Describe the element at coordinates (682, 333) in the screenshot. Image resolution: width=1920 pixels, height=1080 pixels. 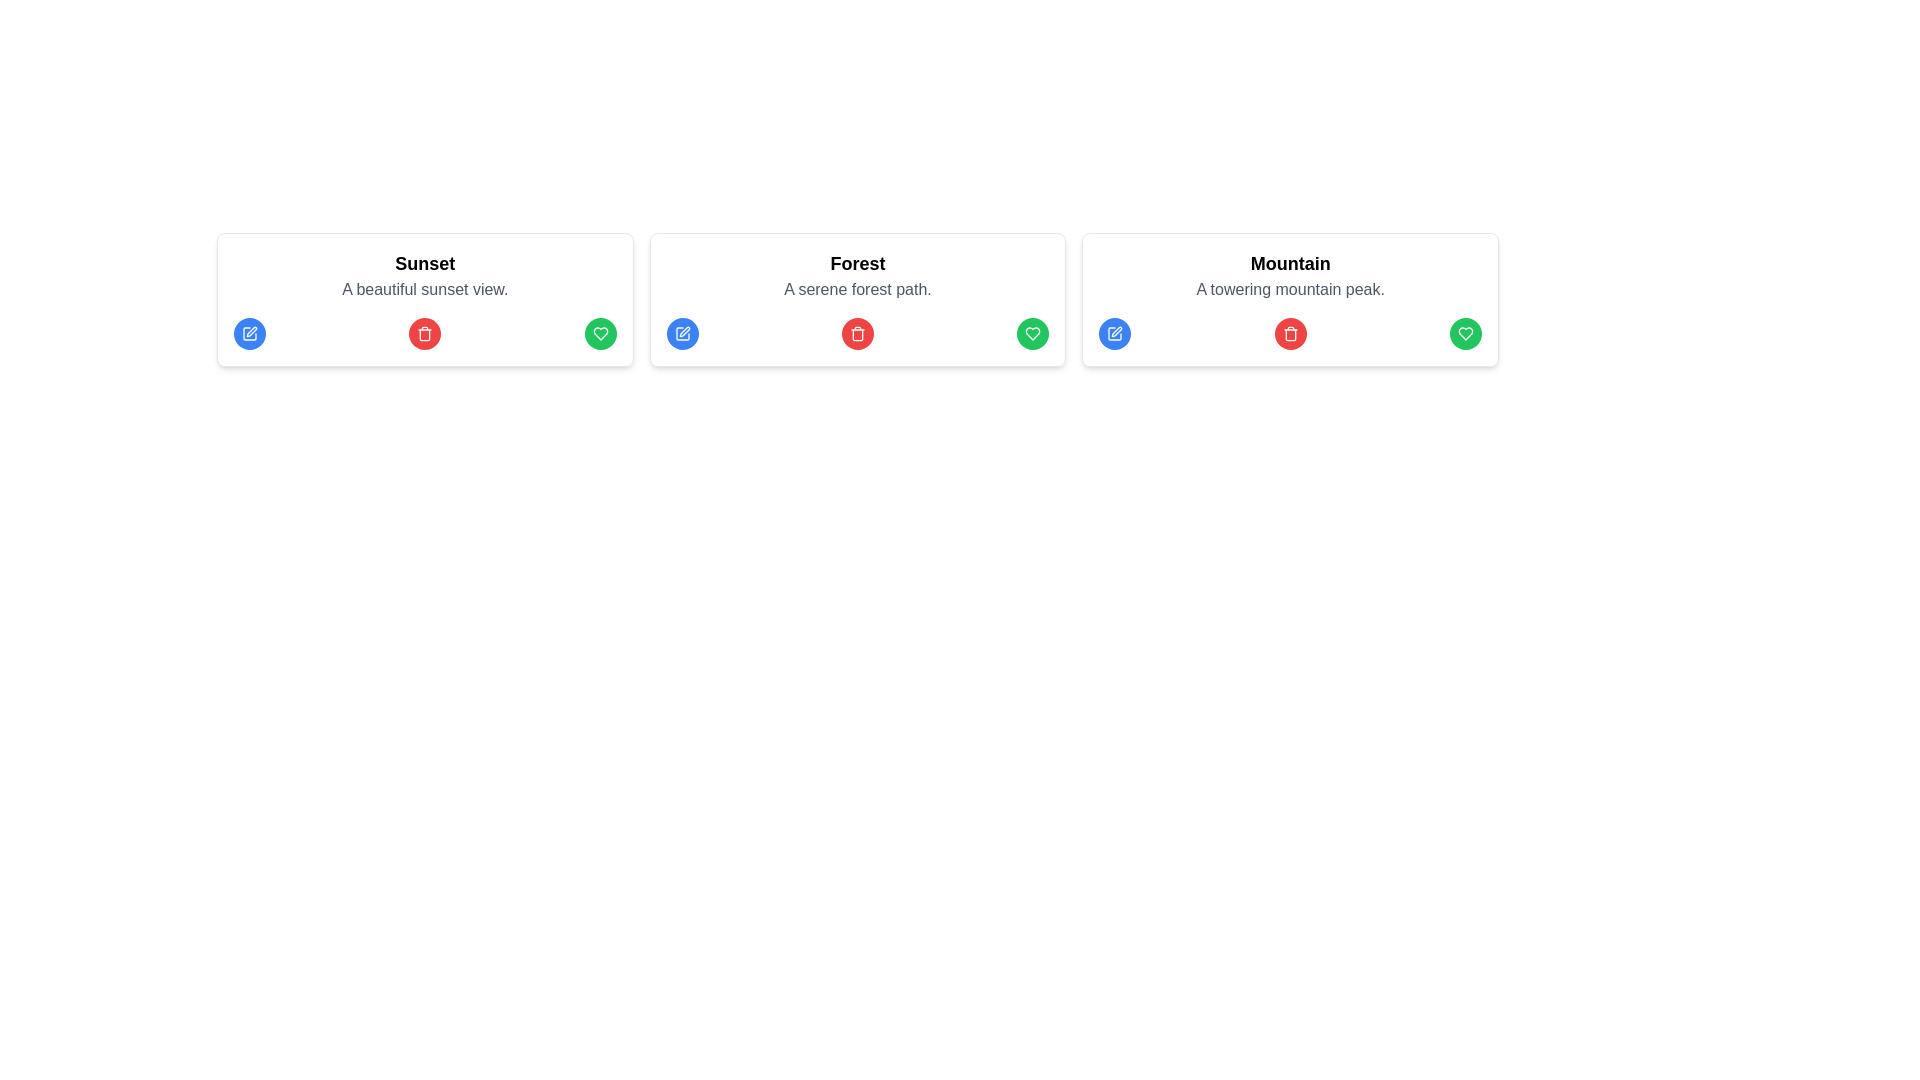
I see `the edit button located in the first interactive section under the card labeled 'Forest'` at that location.